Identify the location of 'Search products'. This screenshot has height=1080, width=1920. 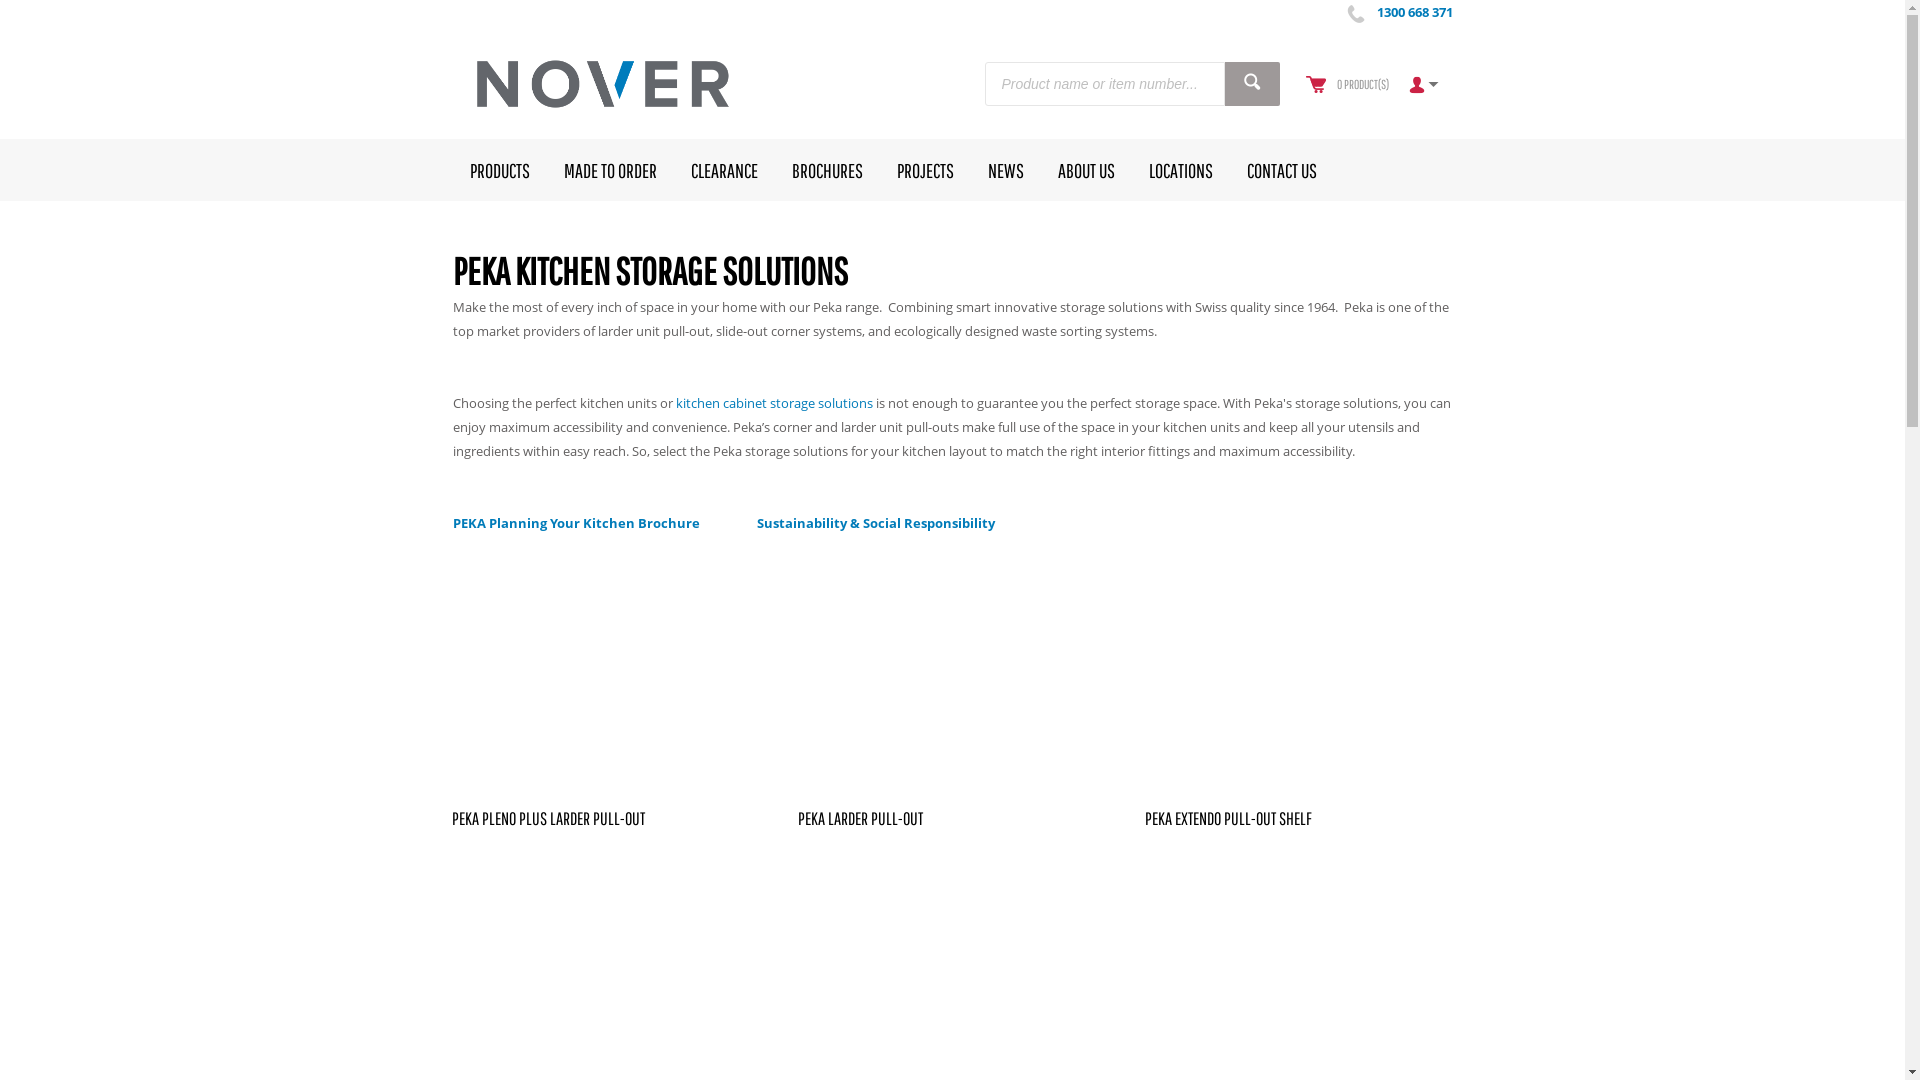
(1250, 83).